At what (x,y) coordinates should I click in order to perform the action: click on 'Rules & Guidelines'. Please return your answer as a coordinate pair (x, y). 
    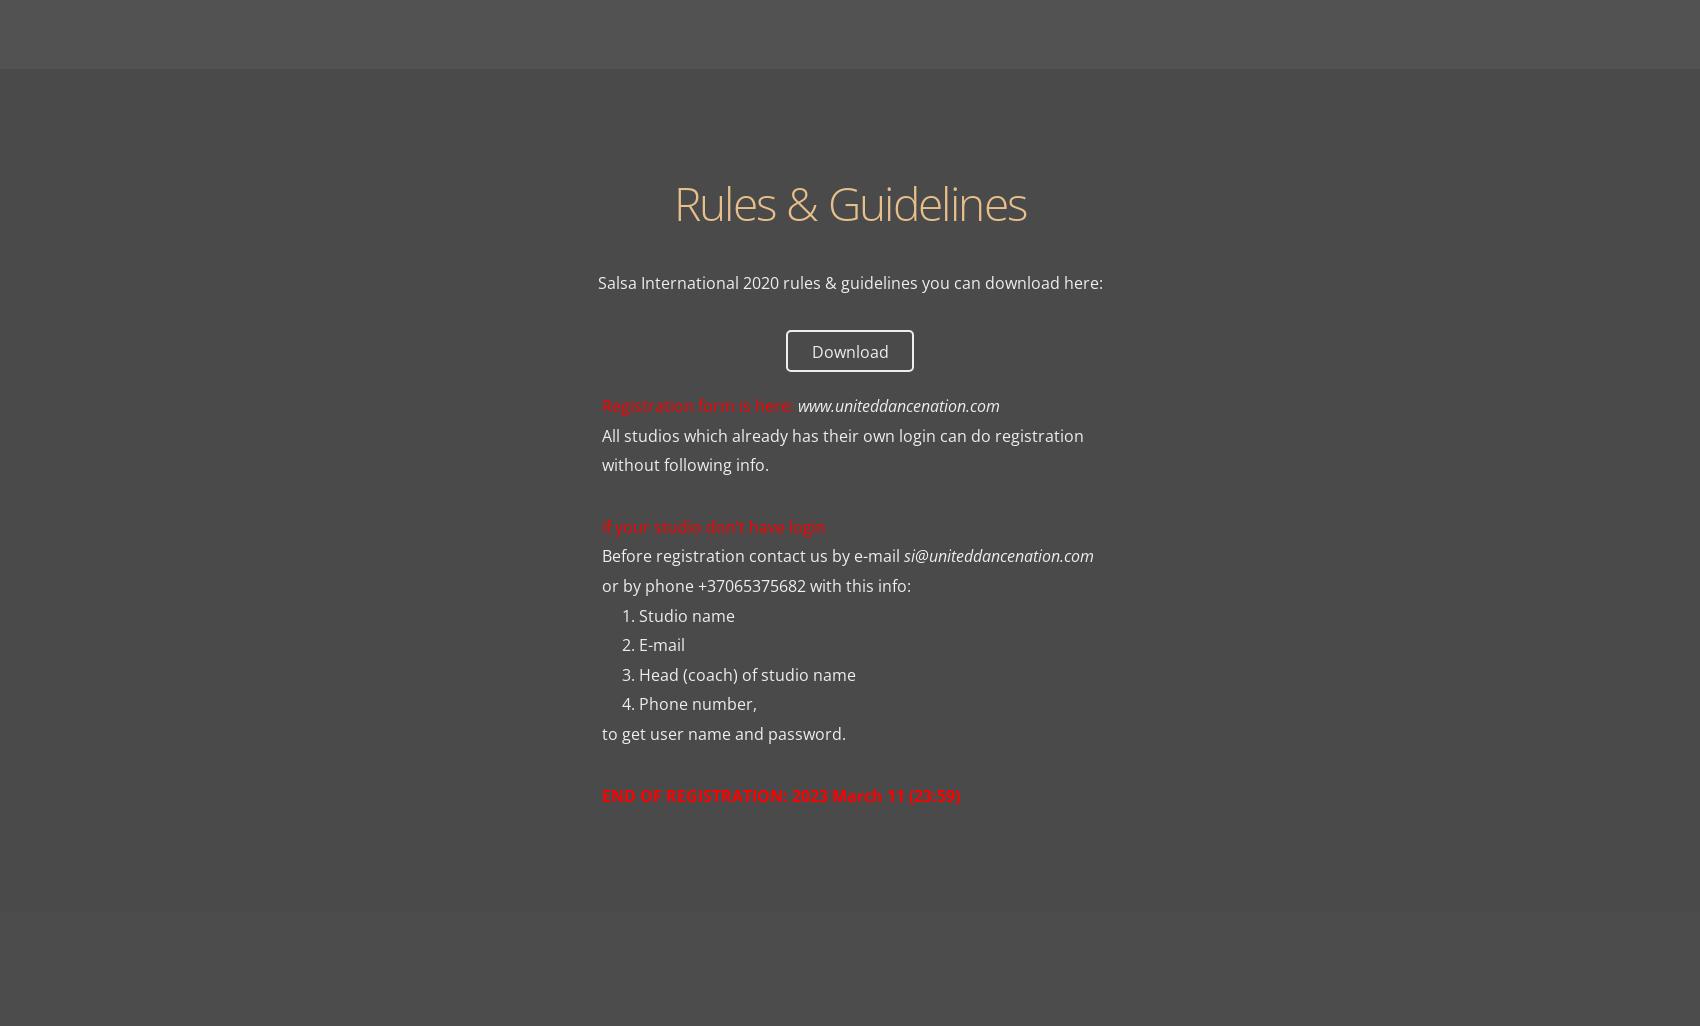
    Looking at the image, I should click on (848, 202).